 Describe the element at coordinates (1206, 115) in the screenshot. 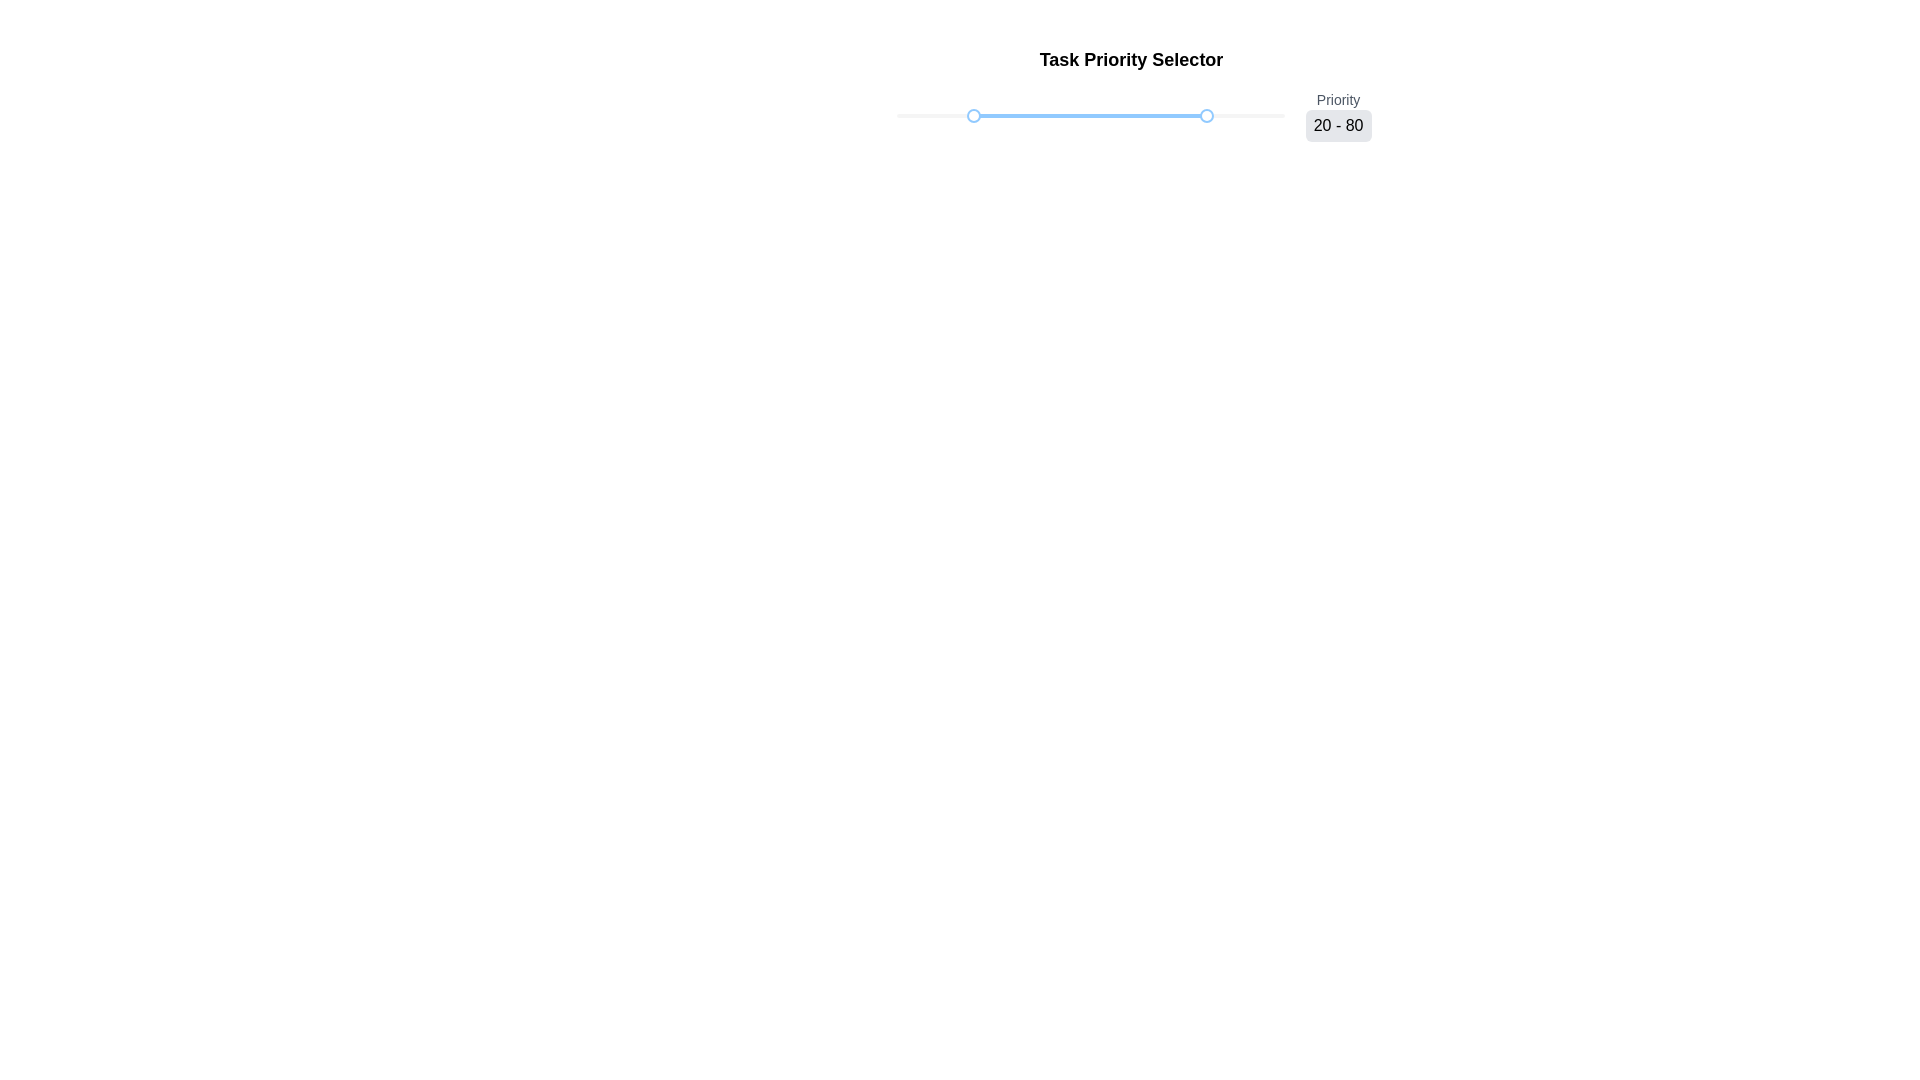

I see `on the second slider handle located on the right side of the slider track, adjacent` at that location.